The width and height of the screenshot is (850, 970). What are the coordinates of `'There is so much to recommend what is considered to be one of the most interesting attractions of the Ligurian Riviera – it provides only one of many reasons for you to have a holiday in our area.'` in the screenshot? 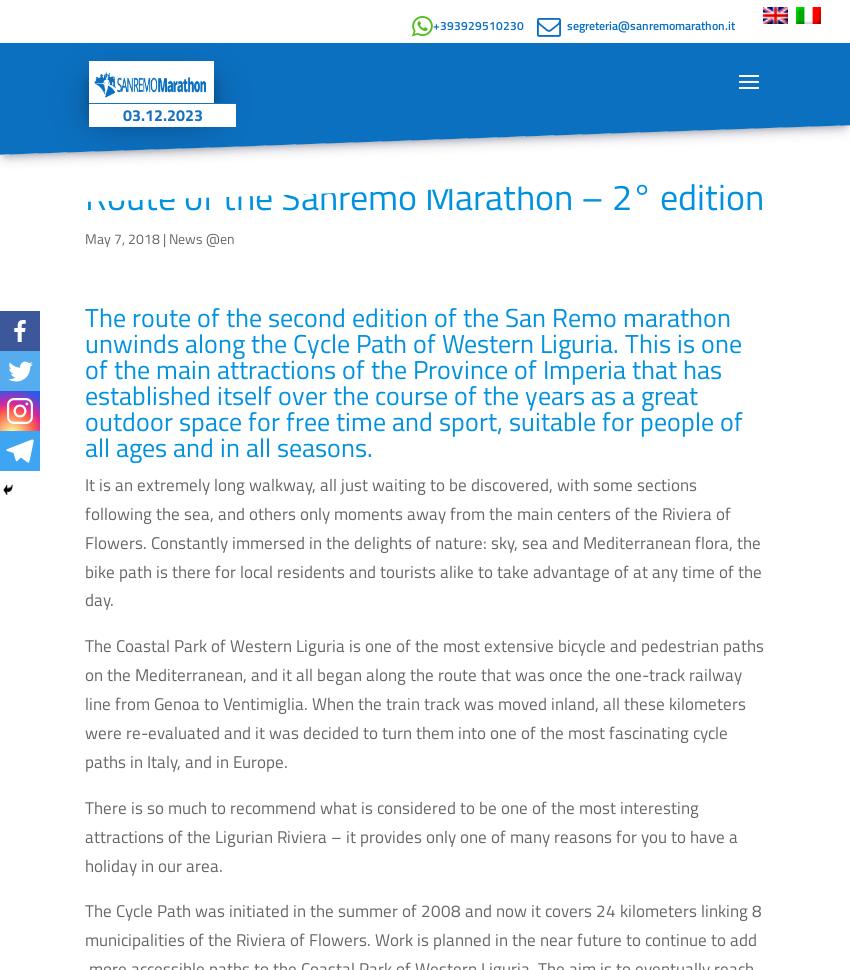 It's located at (411, 835).